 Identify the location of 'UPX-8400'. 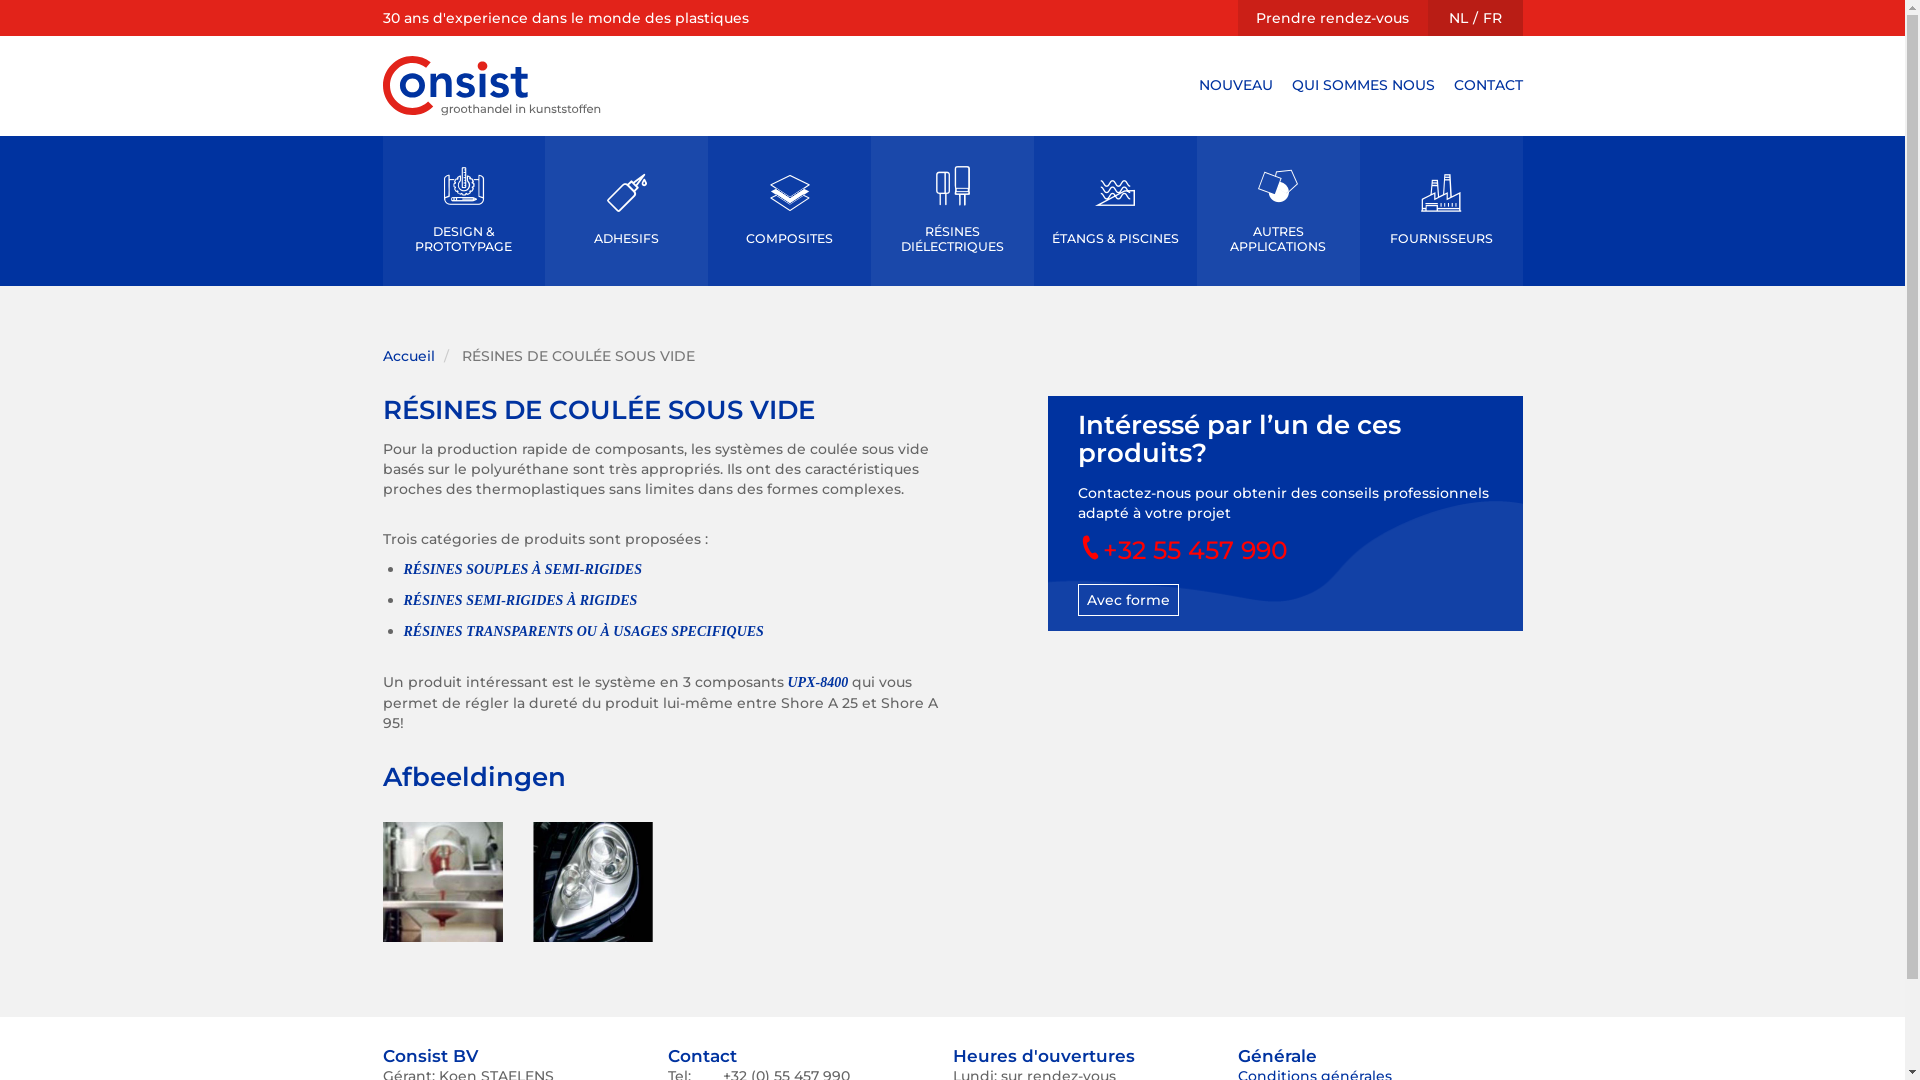
(818, 681).